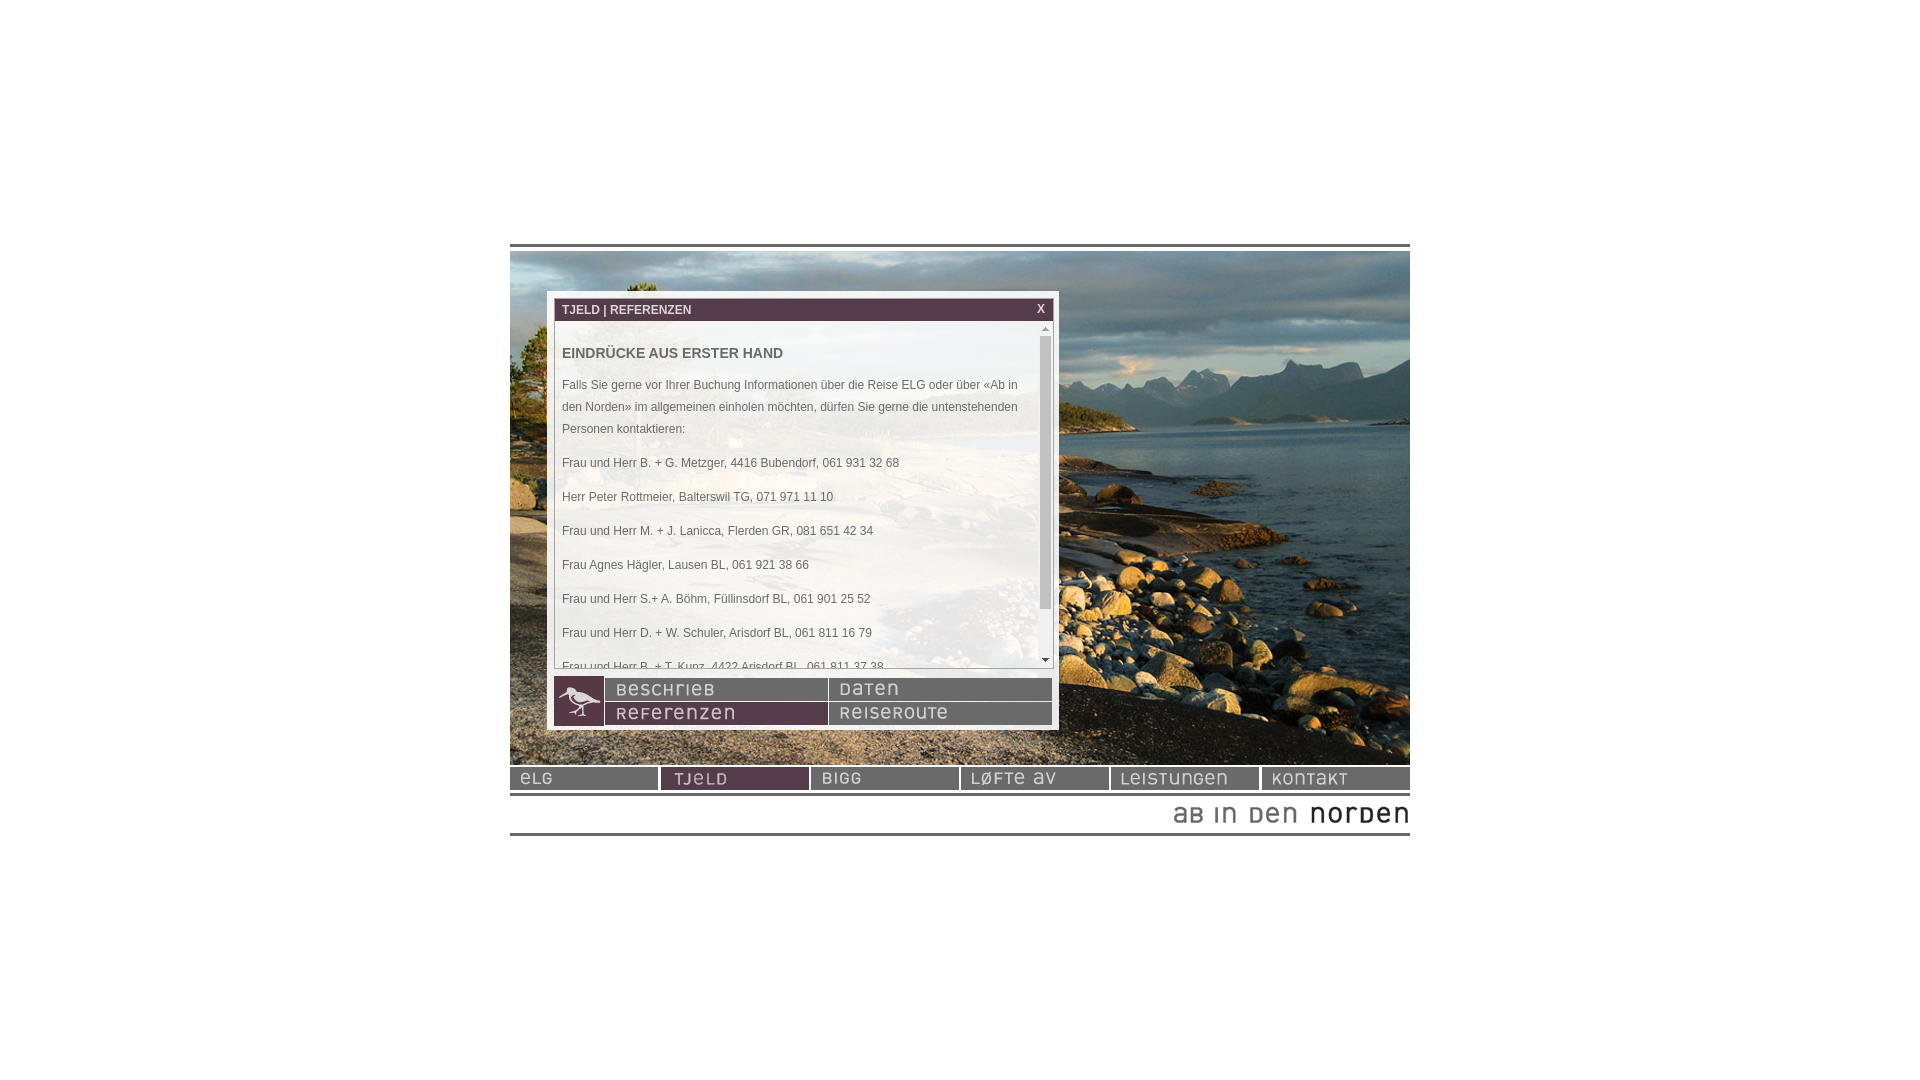 This screenshot has width=1920, height=1080. What do you see at coordinates (1040, 308) in the screenshot?
I see `'X'` at bounding box center [1040, 308].